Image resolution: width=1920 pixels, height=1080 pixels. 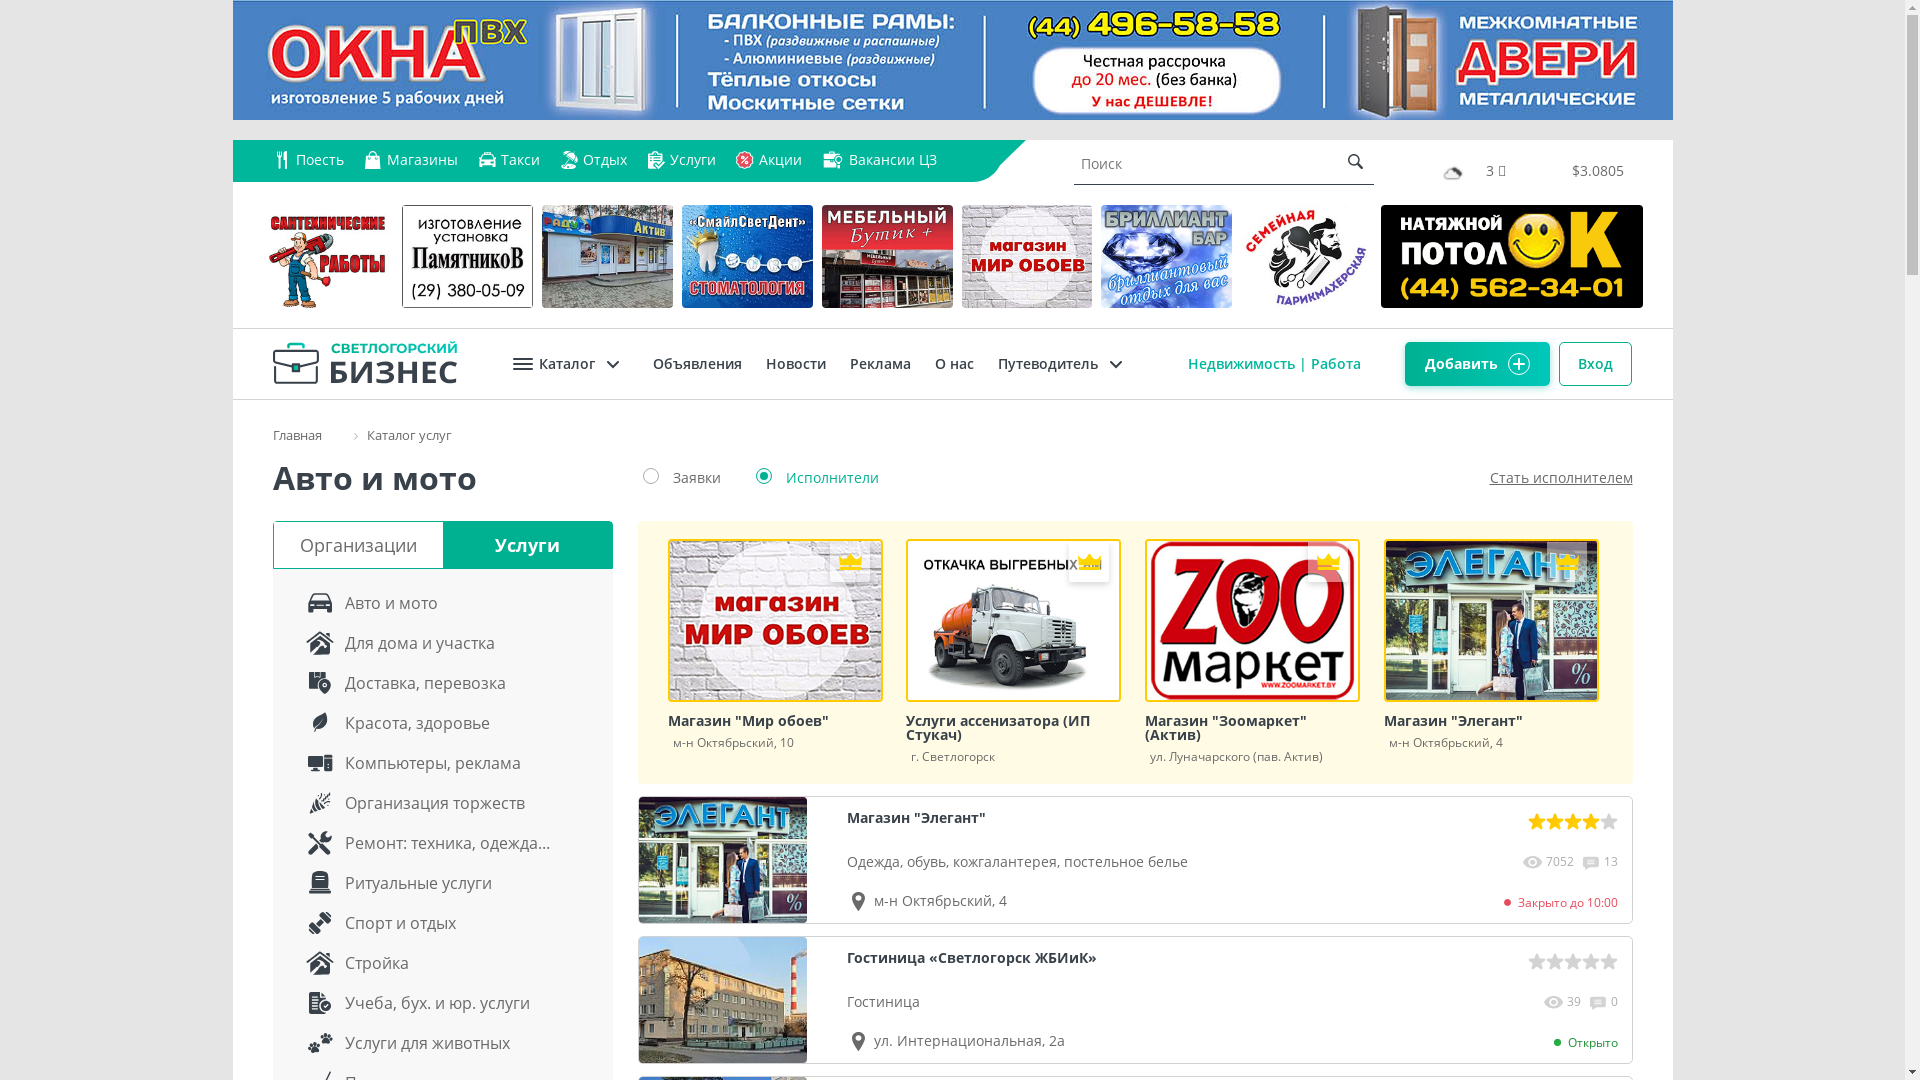 What do you see at coordinates (824, 564) in the screenshot?
I see `'VIP'` at bounding box center [824, 564].